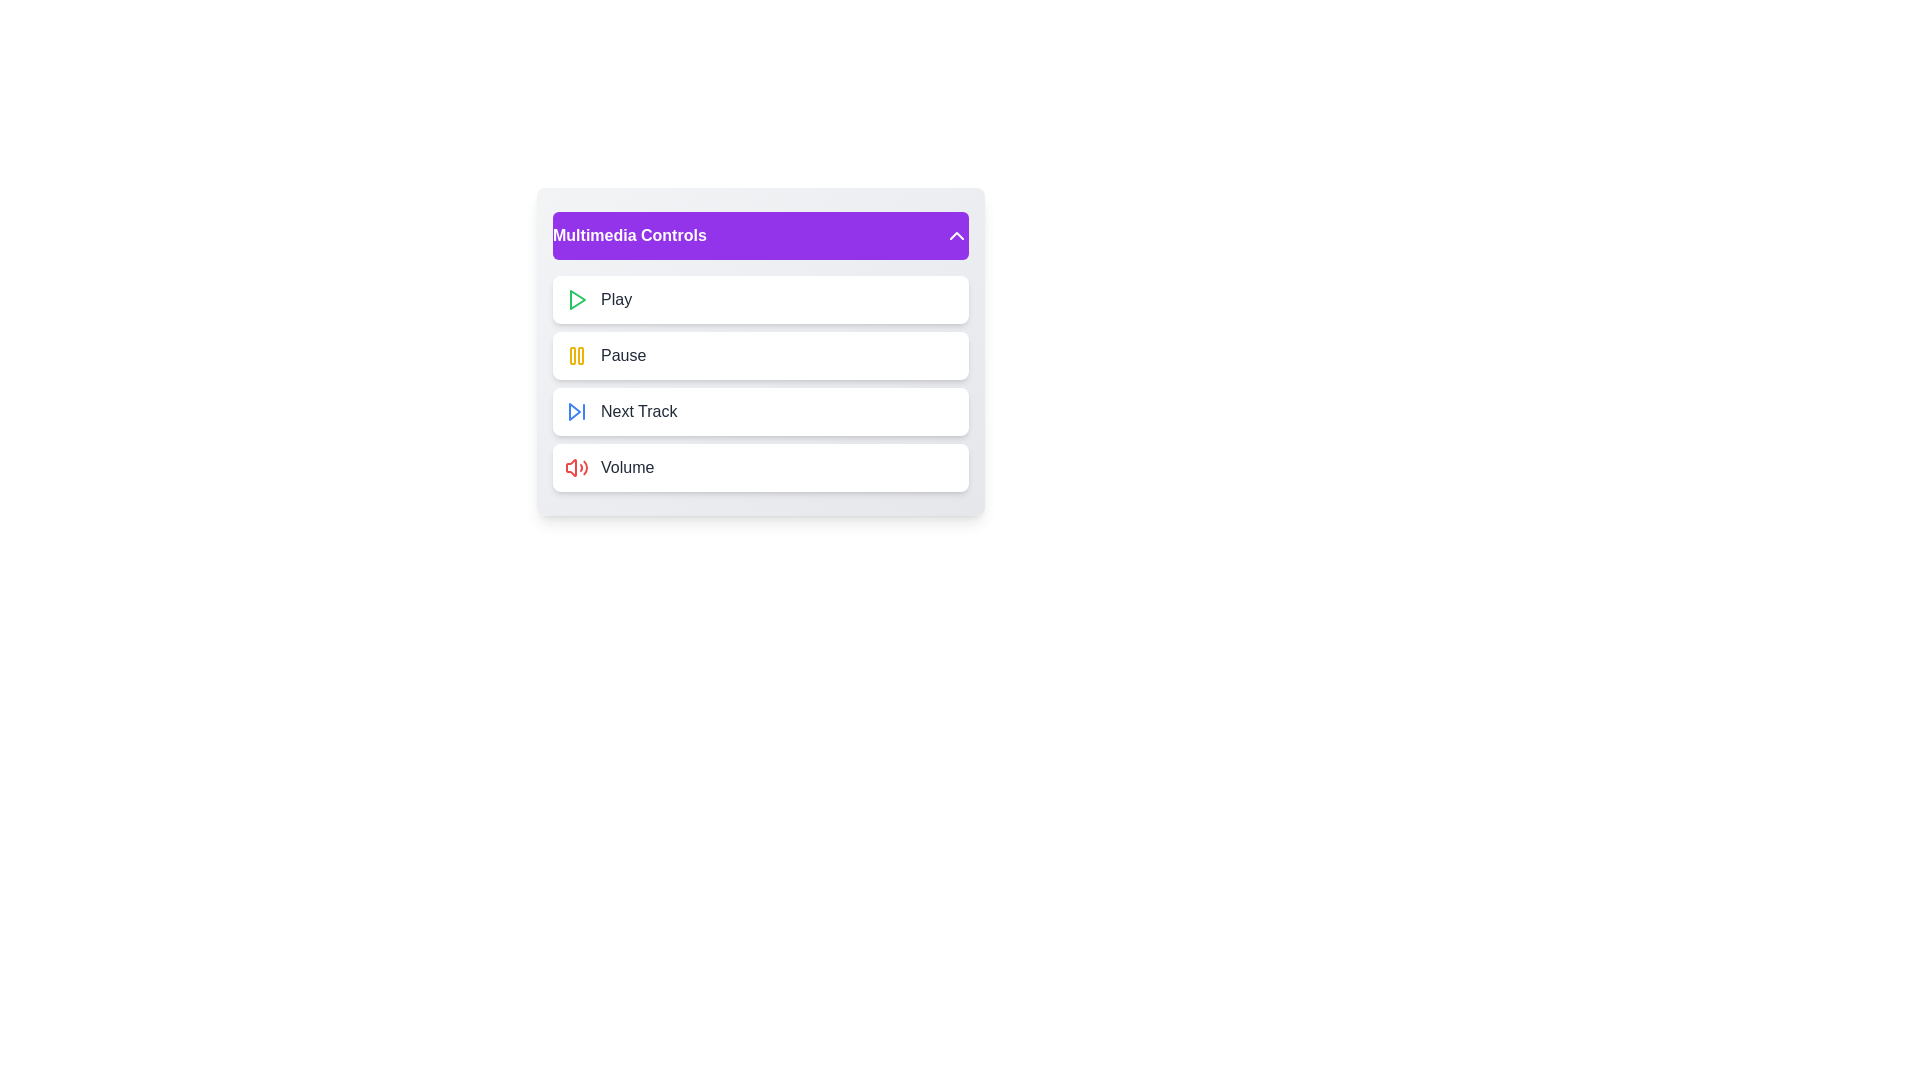 The image size is (1920, 1080). What do you see at coordinates (575, 467) in the screenshot?
I see `the audio control icon located at the left end of the 'Volume' row in the multimedia controls section` at bounding box center [575, 467].